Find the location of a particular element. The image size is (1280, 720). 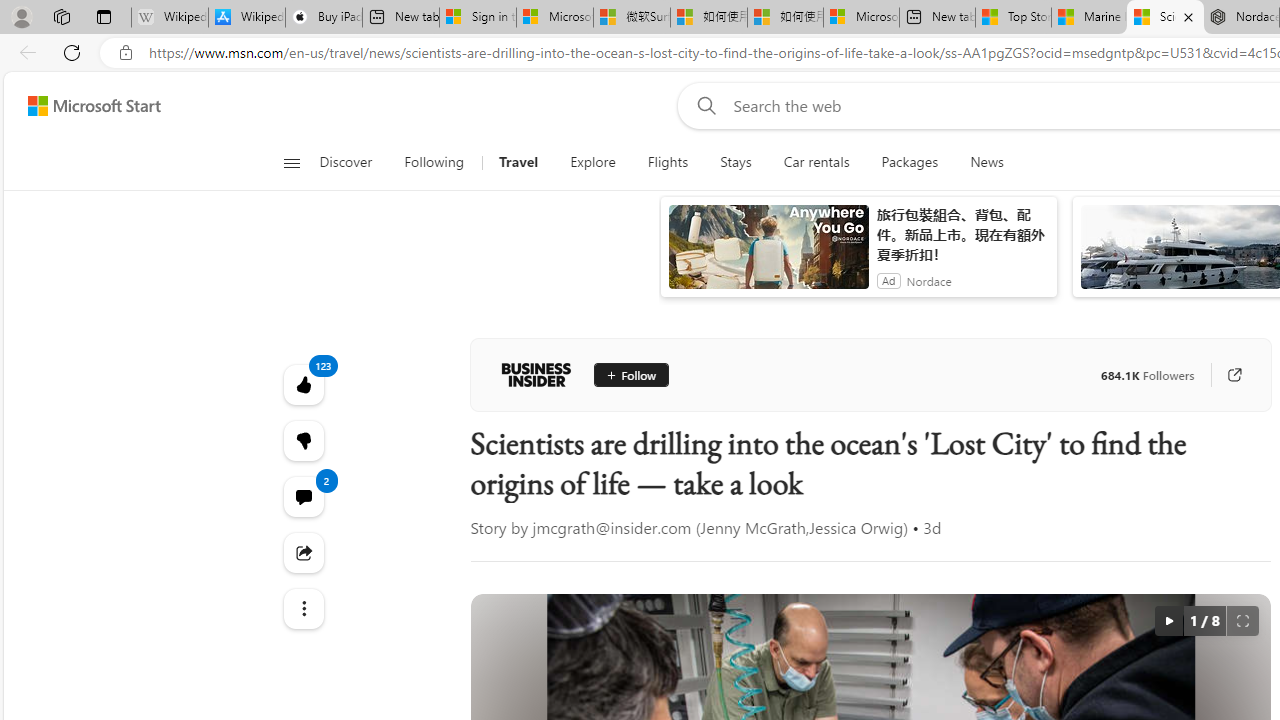

'anim-content' is located at coordinates (767, 254).